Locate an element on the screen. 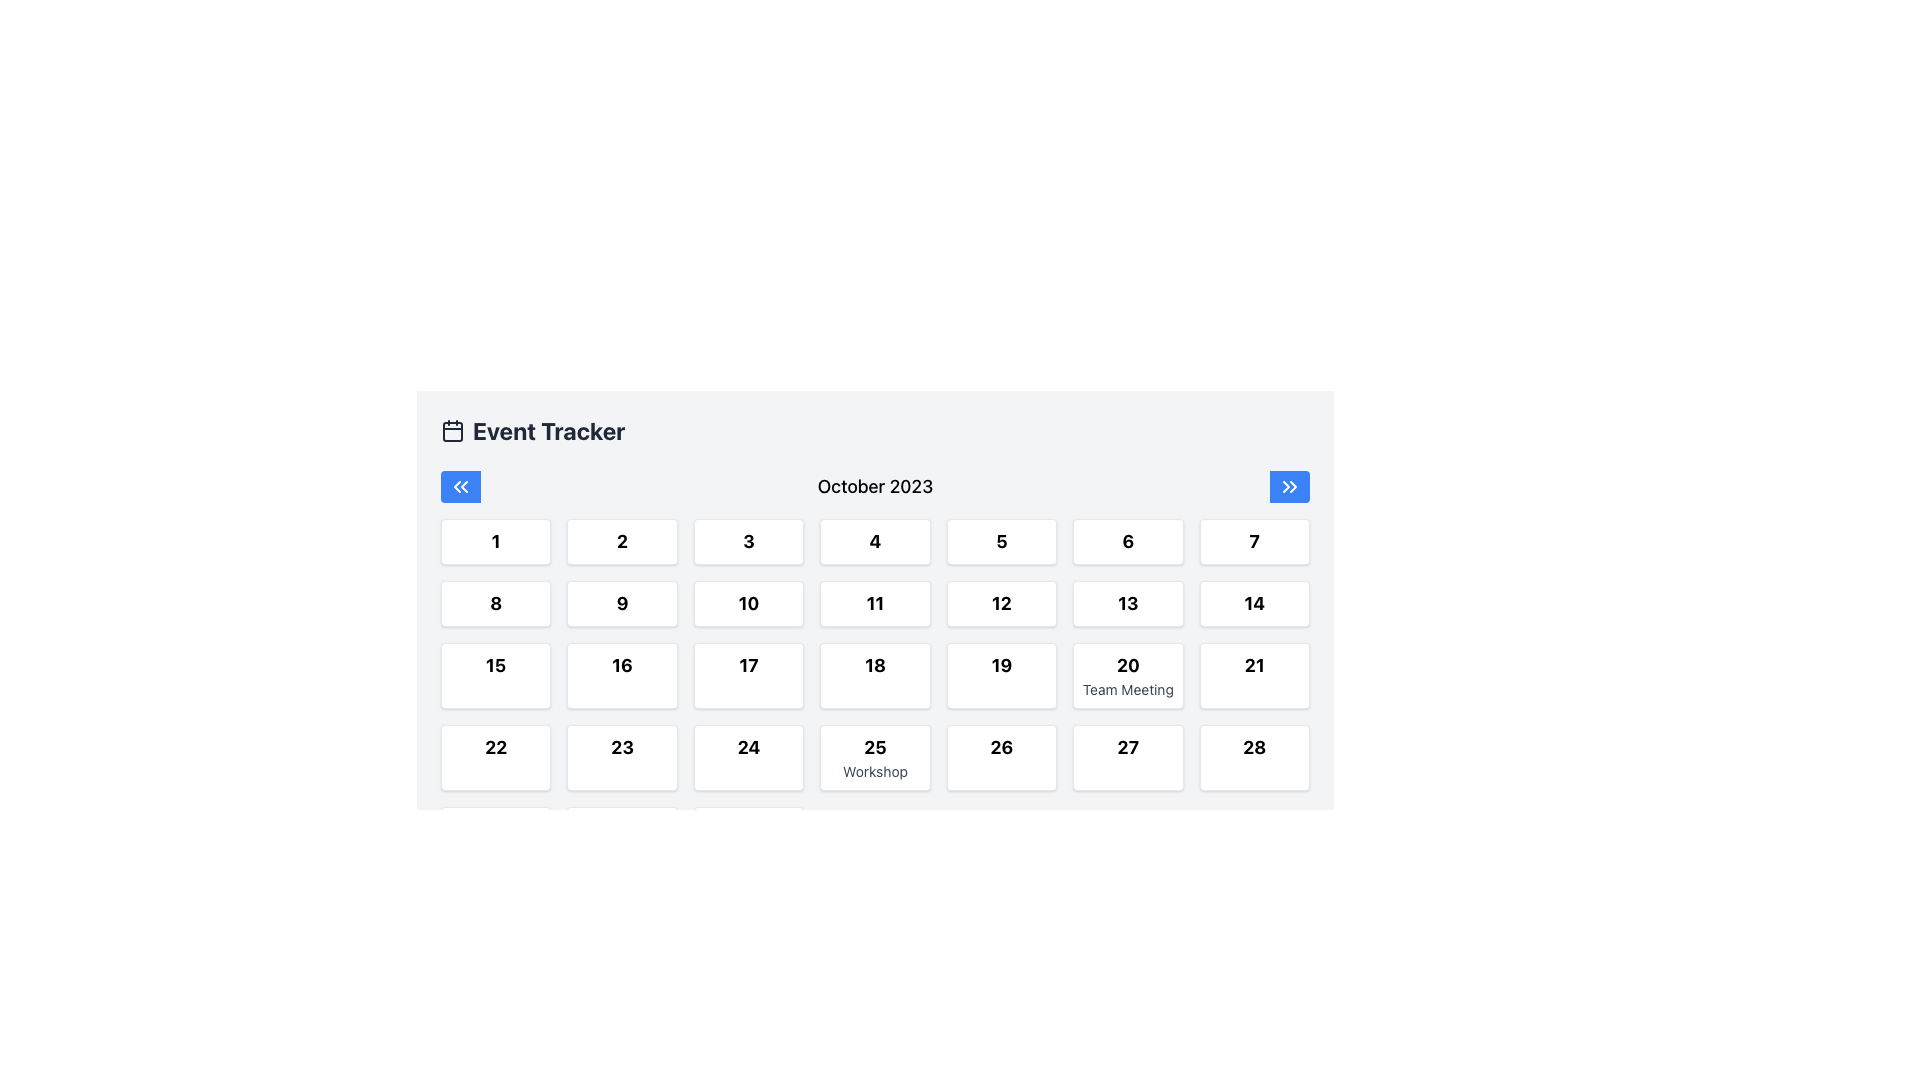 The image size is (1920, 1080). the text label providing details about the event scheduled on October 25, located below the bold number '25' in the calendar cell is located at coordinates (875, 770).